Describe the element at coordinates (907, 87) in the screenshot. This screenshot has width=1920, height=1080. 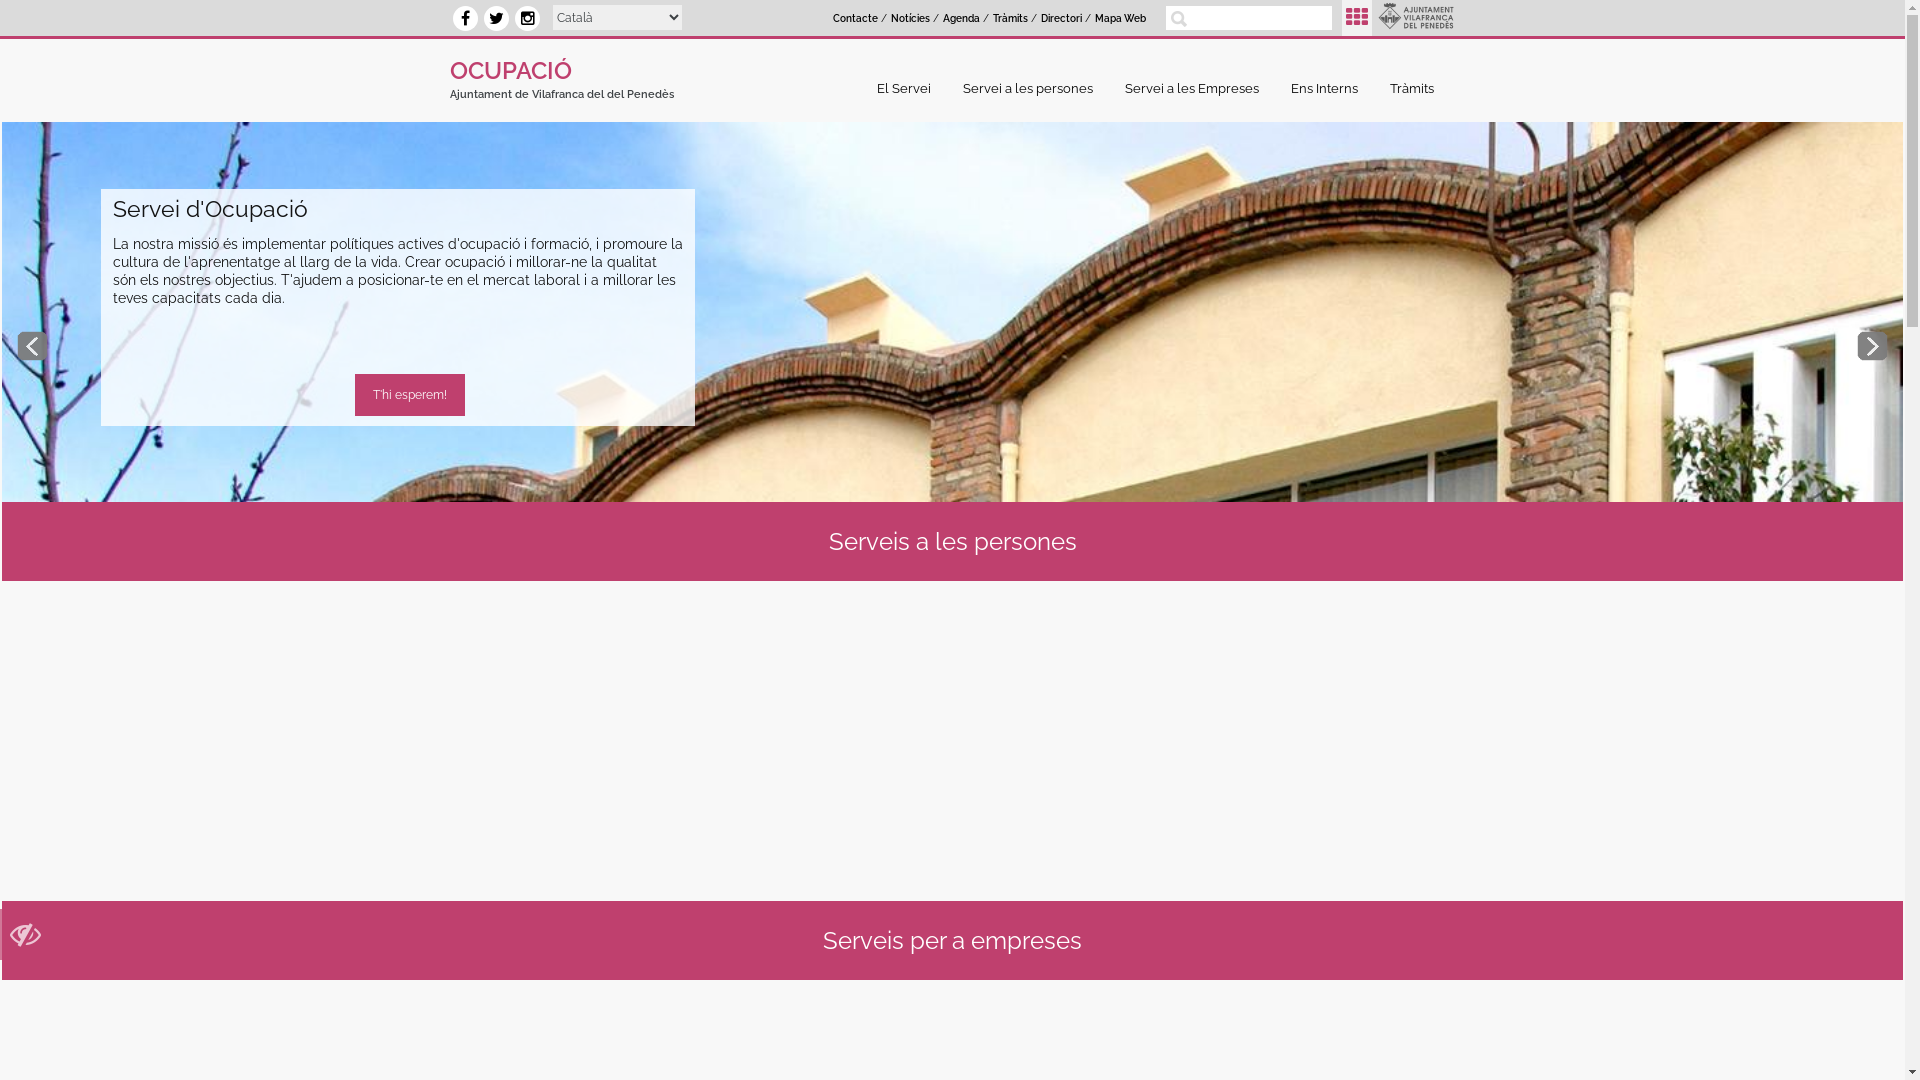
I see `'El Servei'` at that location.